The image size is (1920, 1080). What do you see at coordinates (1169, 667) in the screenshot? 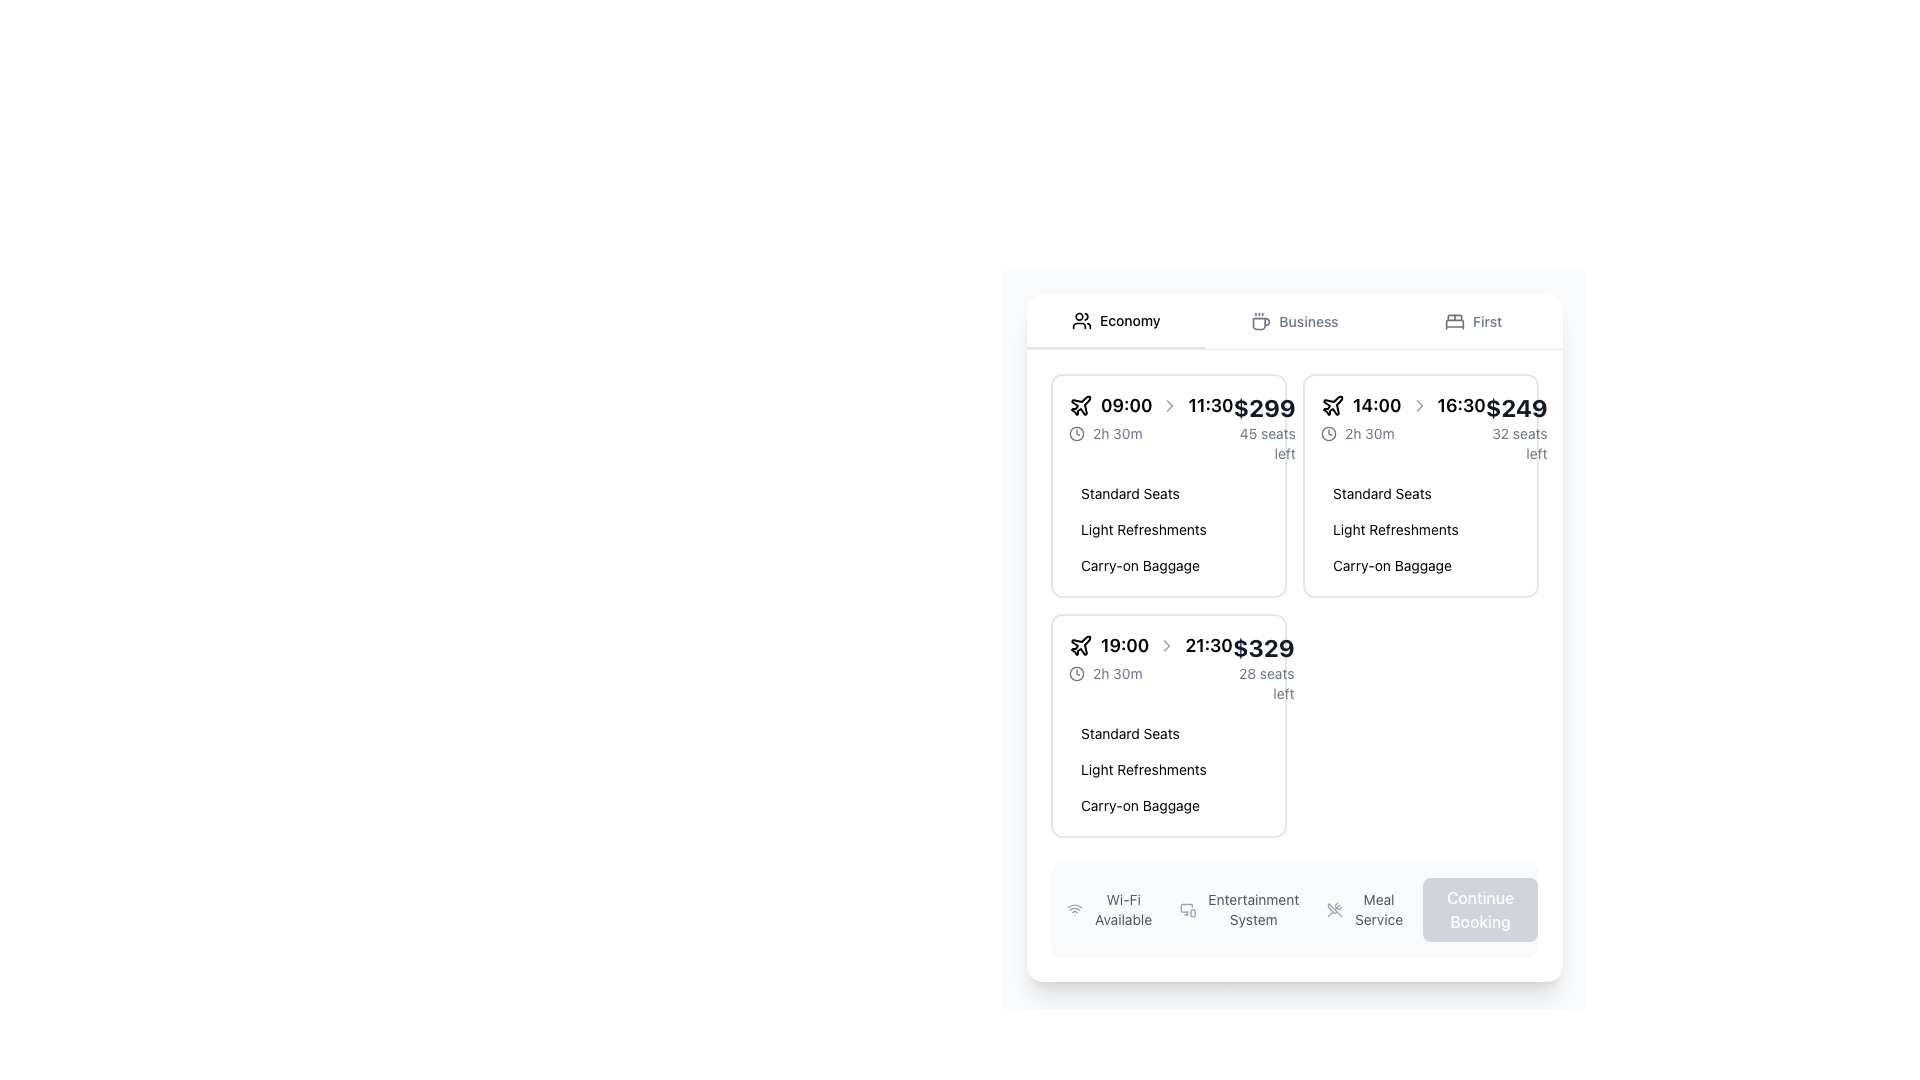
I see `the Information display row within the flight offer card to possibly see additional information about the flight offer` at bounding box center [1169, 667].